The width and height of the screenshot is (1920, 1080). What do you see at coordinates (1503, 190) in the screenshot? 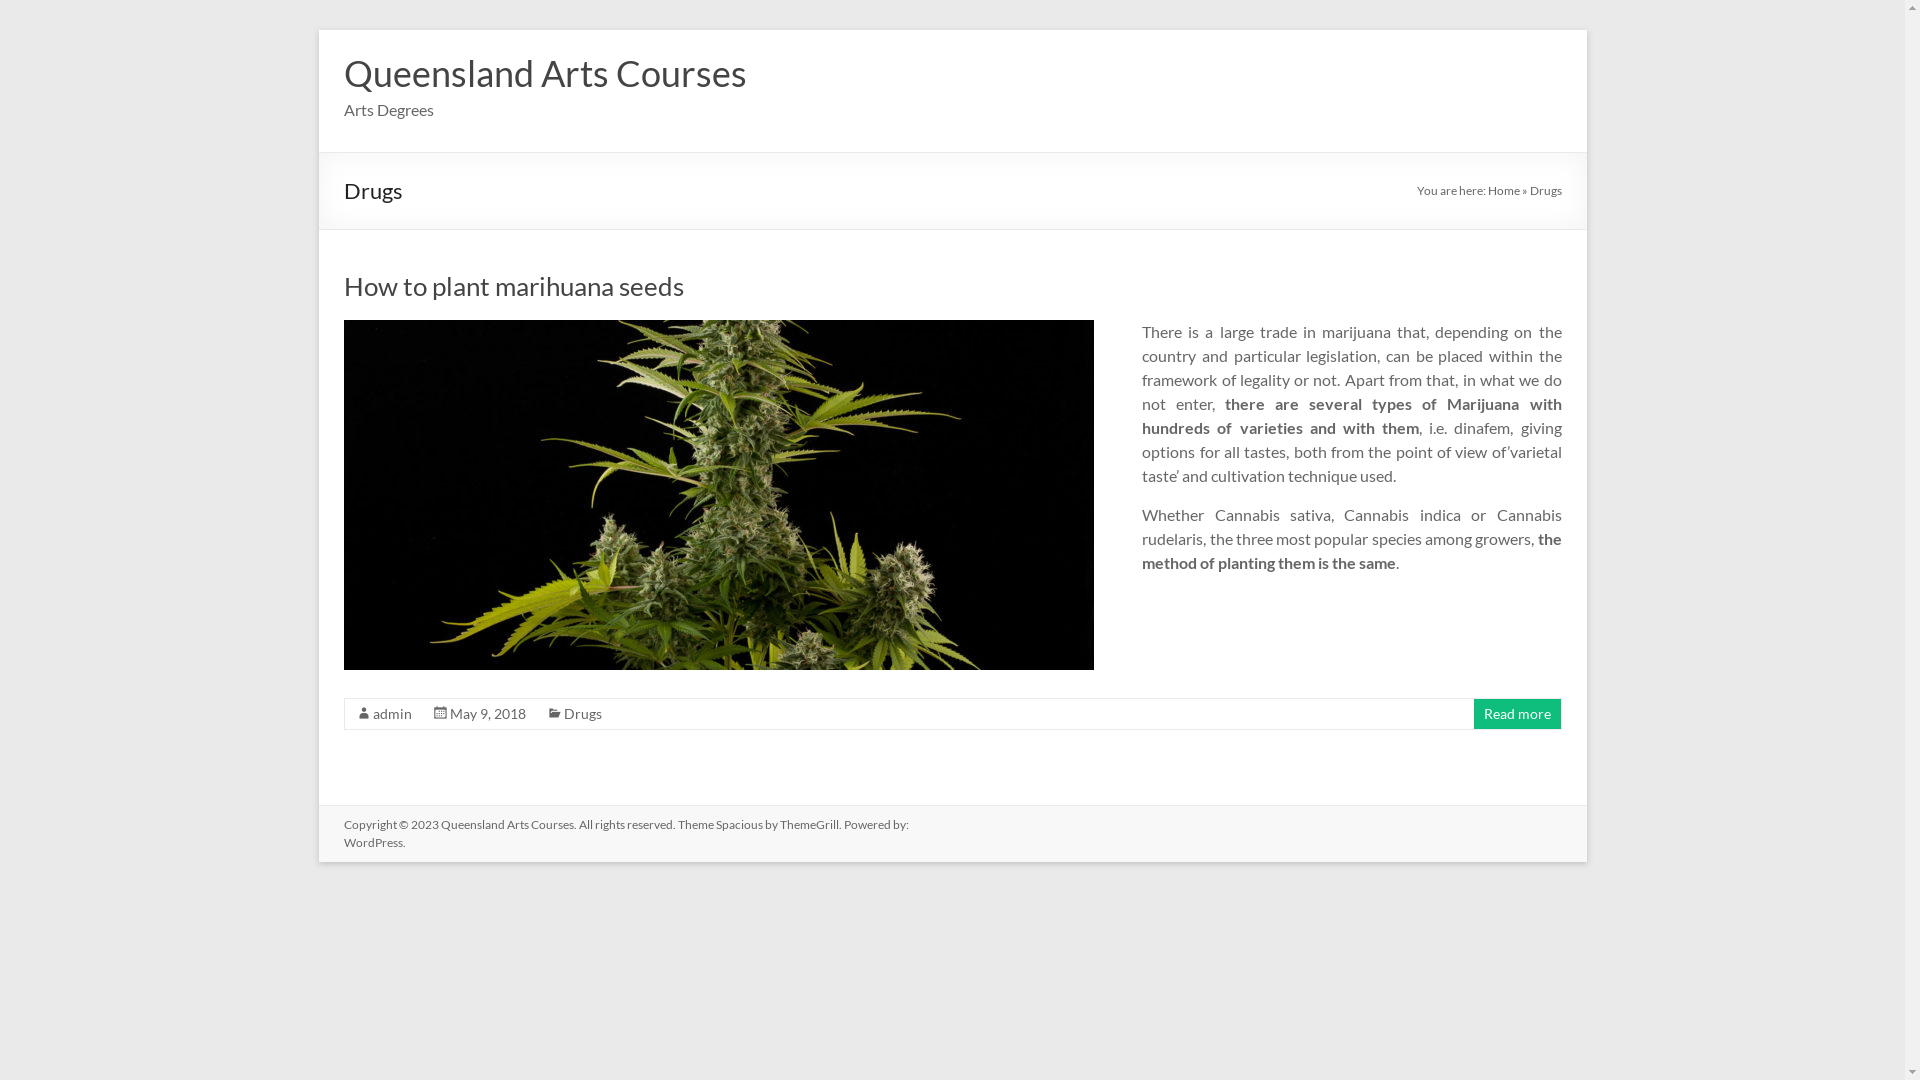
I see `'Home'` at bounding box center [1503, 190].